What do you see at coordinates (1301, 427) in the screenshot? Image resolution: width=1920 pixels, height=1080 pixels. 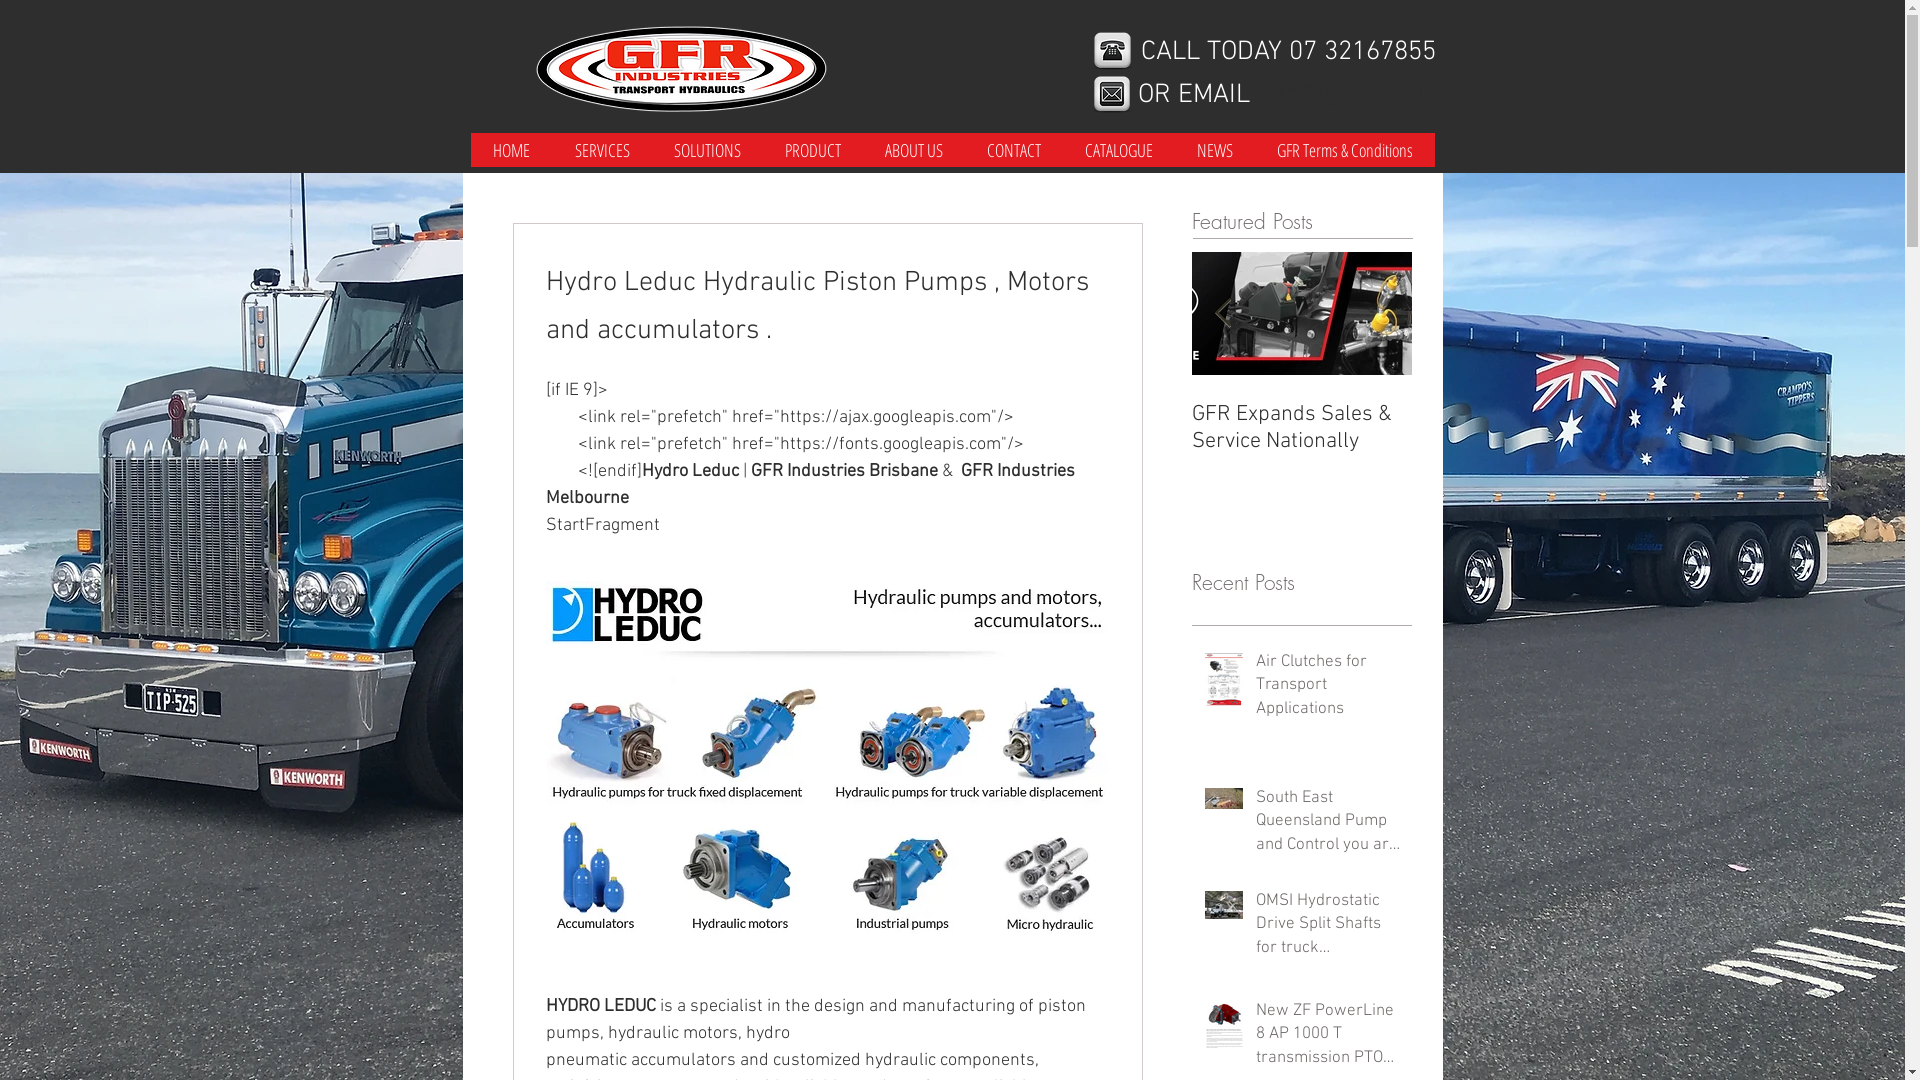 I see `'GFR Expands Sales & Service Nationally'` at bounding box center [1301, 427].